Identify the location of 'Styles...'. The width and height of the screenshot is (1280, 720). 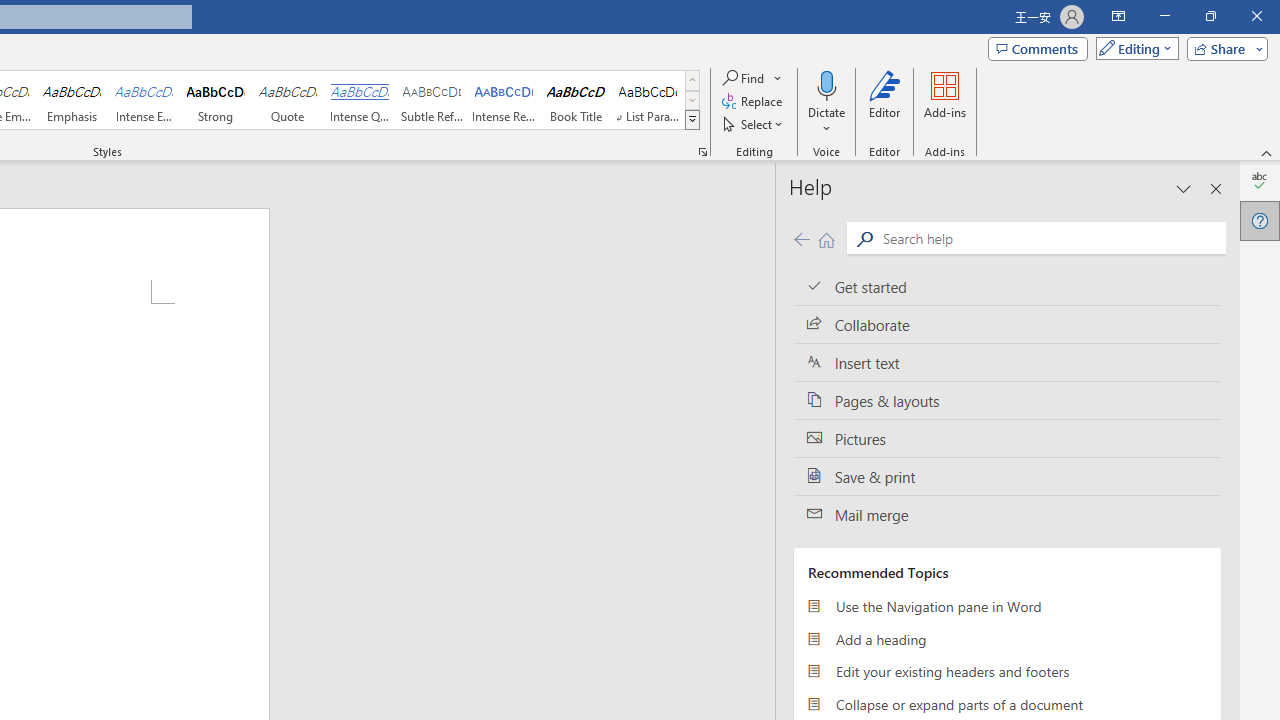
(702, 150).